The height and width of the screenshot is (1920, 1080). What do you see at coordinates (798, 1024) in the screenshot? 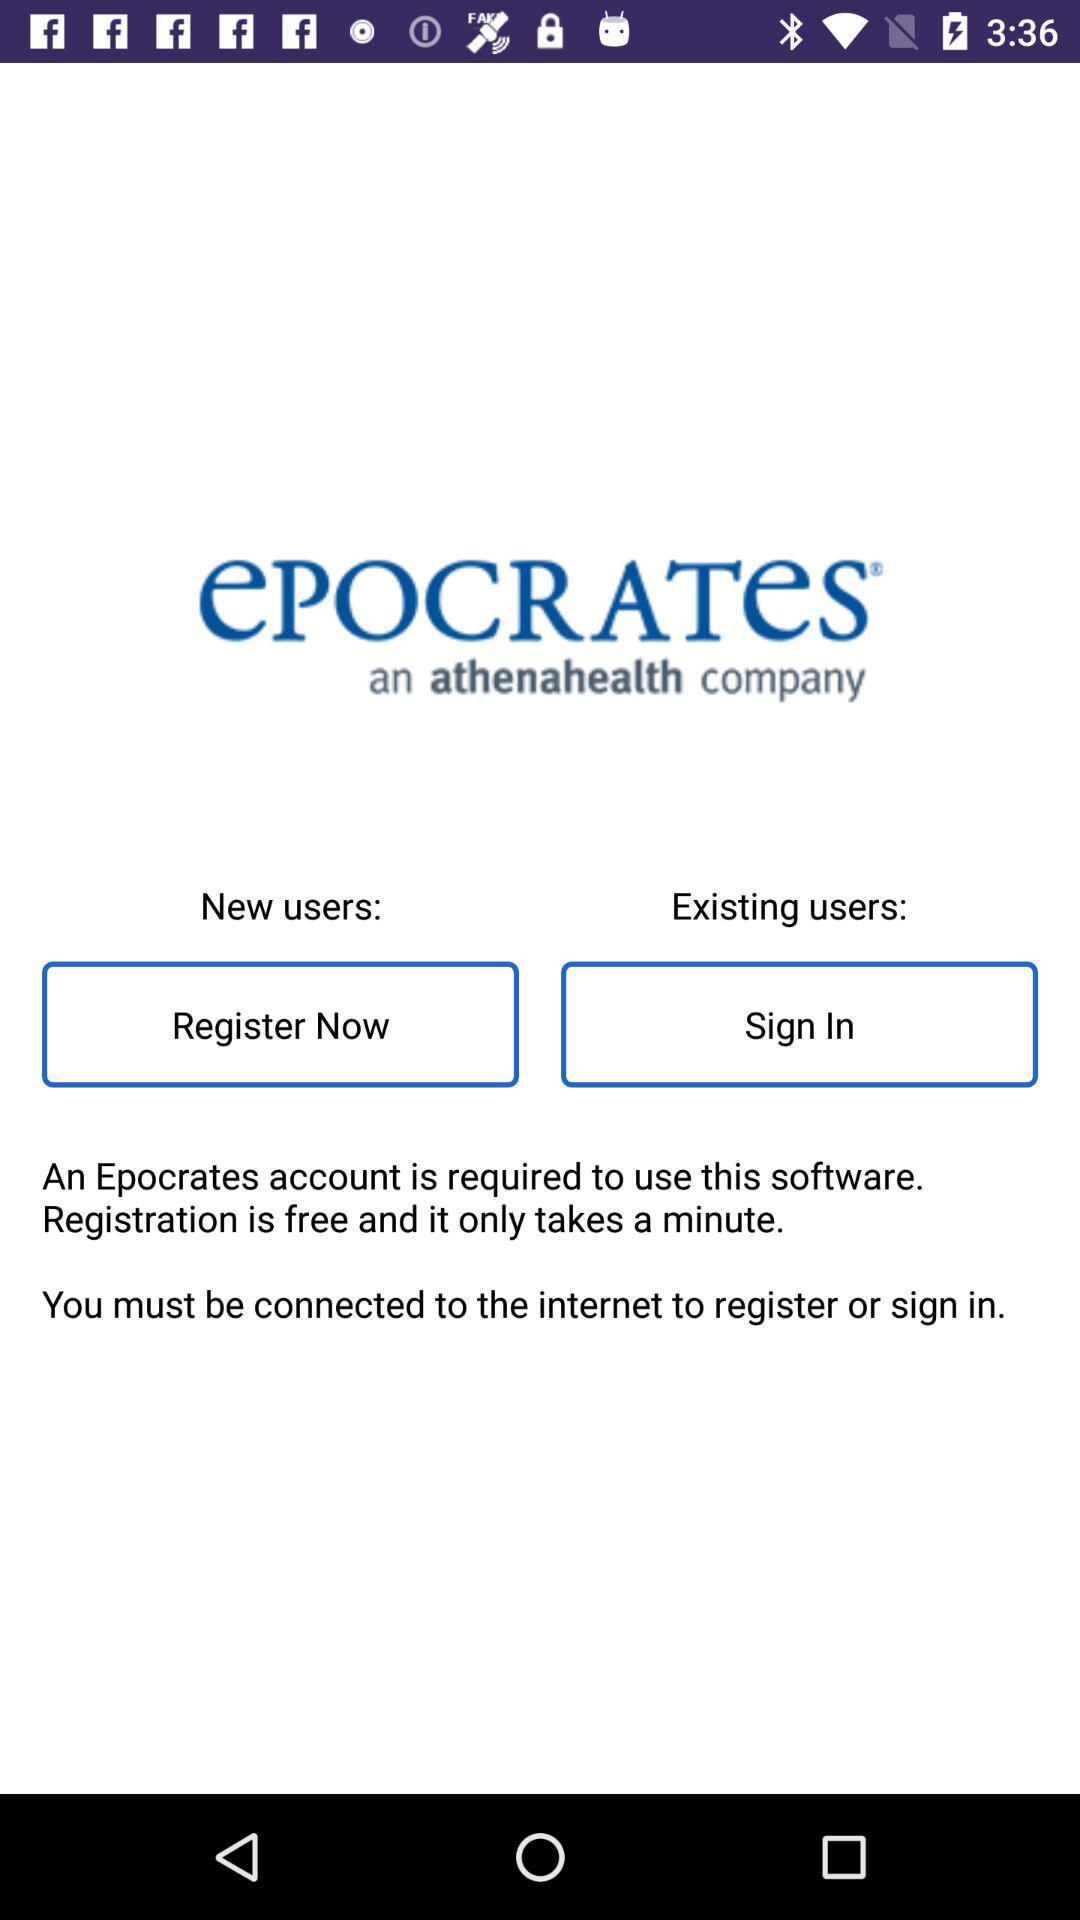
I see `the icon above the an epocrates account` at bounding box center [798, 1024].